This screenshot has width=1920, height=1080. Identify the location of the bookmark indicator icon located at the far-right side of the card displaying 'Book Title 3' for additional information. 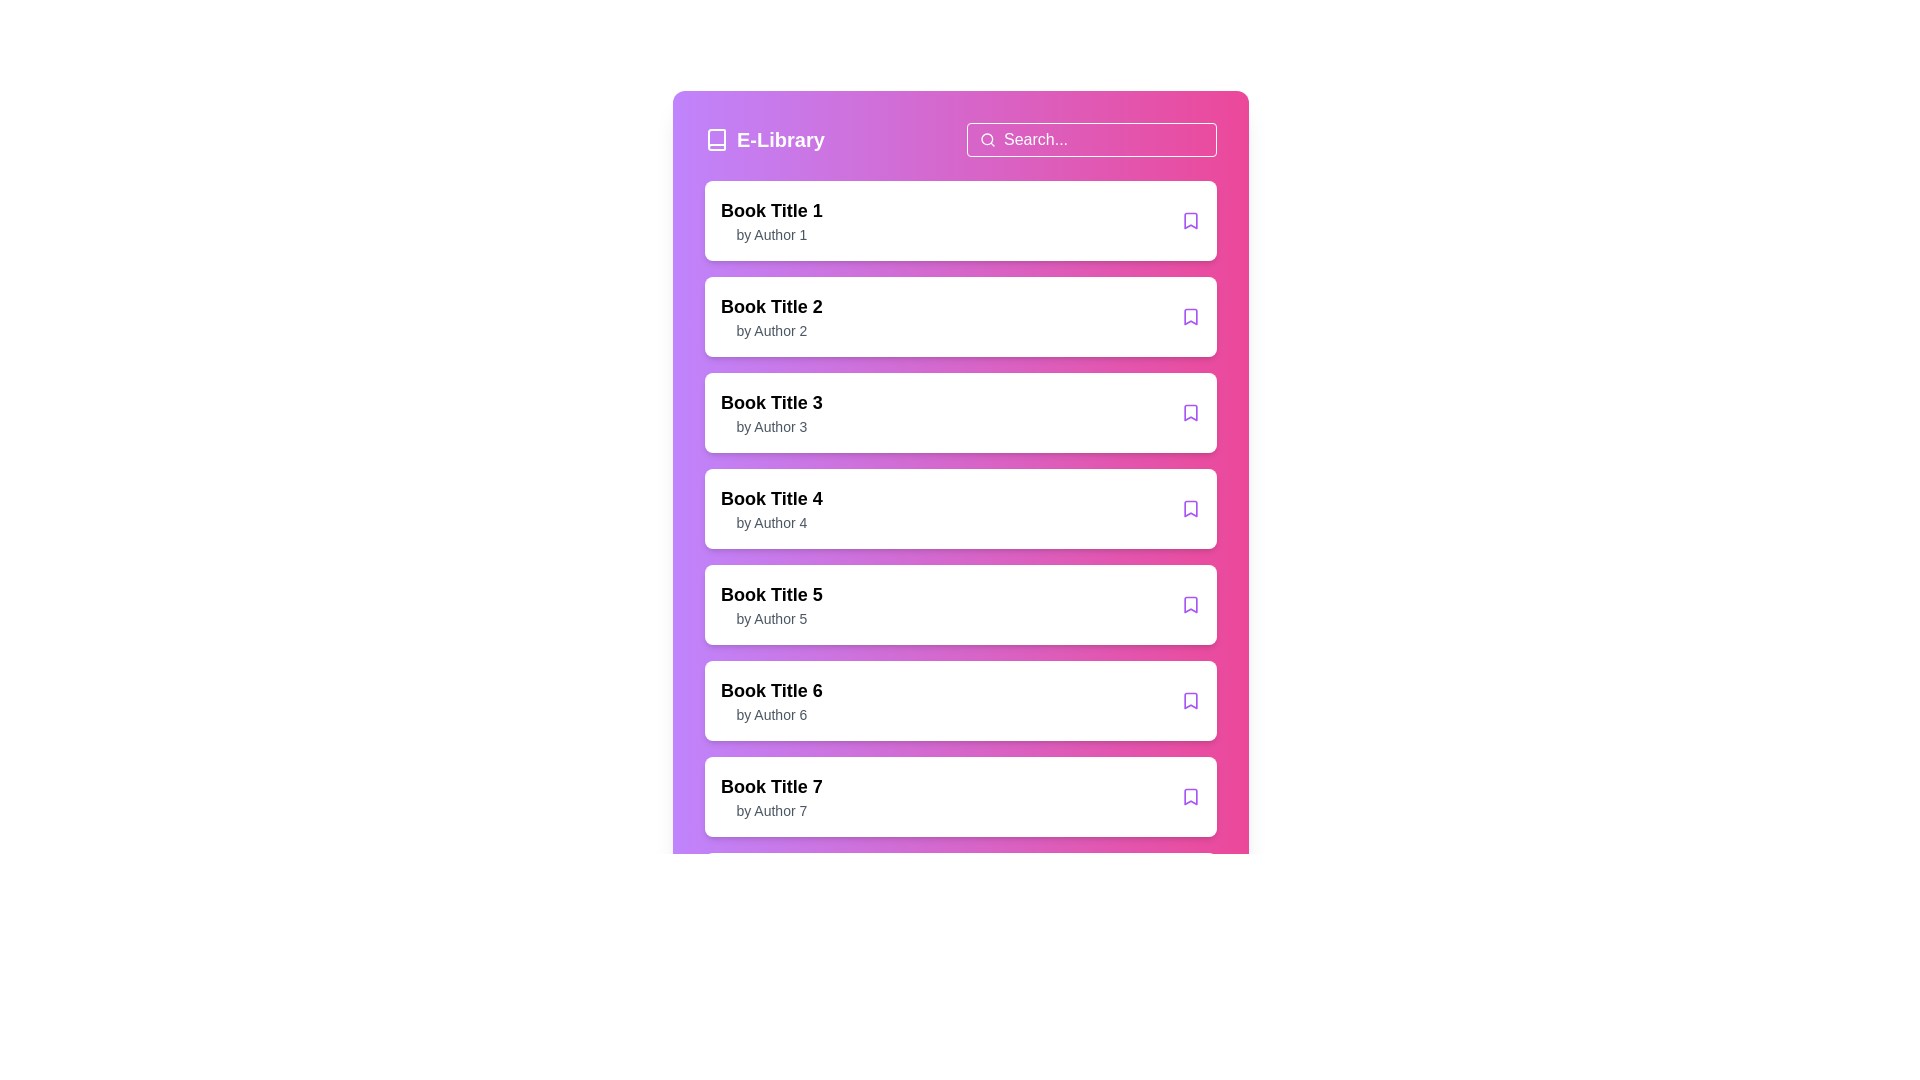
(1190, 411).